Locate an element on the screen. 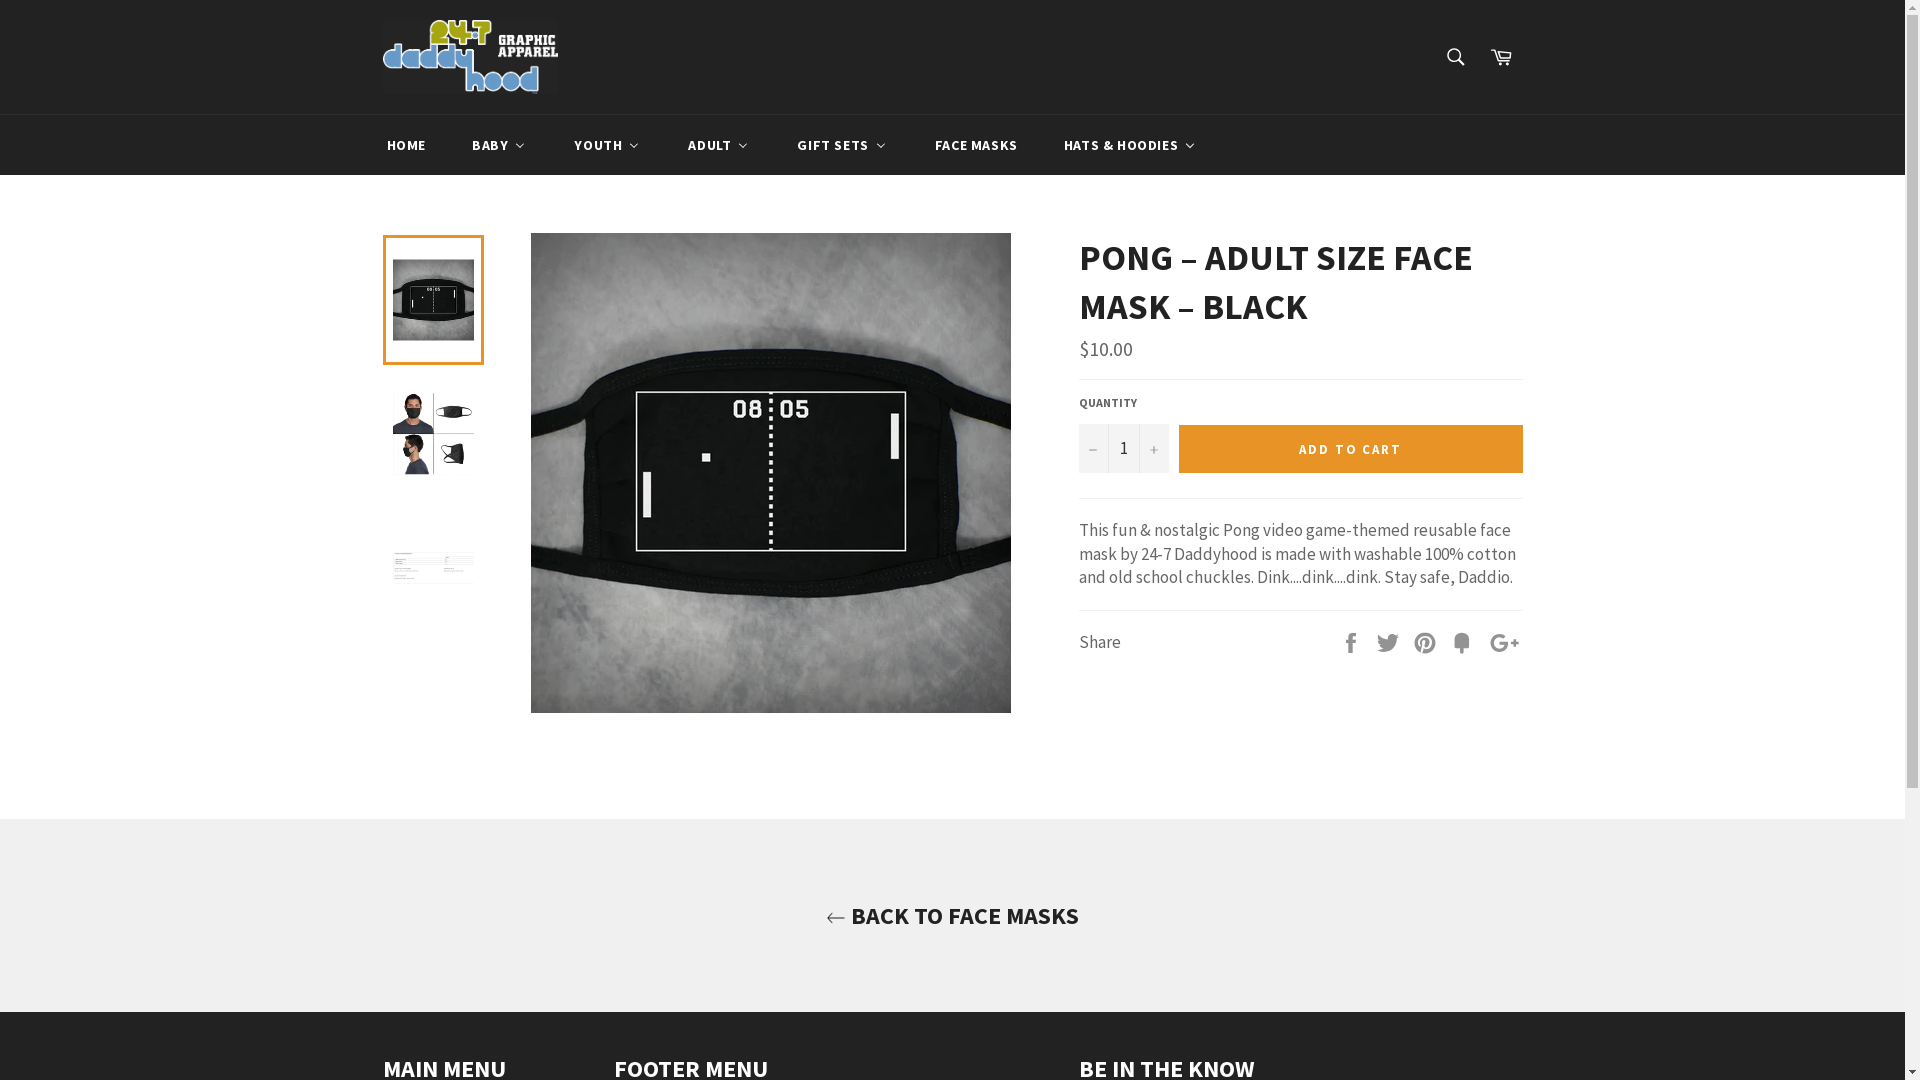 The image size is (1920, 1080). 'FACE MASKS' is located at coordinates (910, 144).